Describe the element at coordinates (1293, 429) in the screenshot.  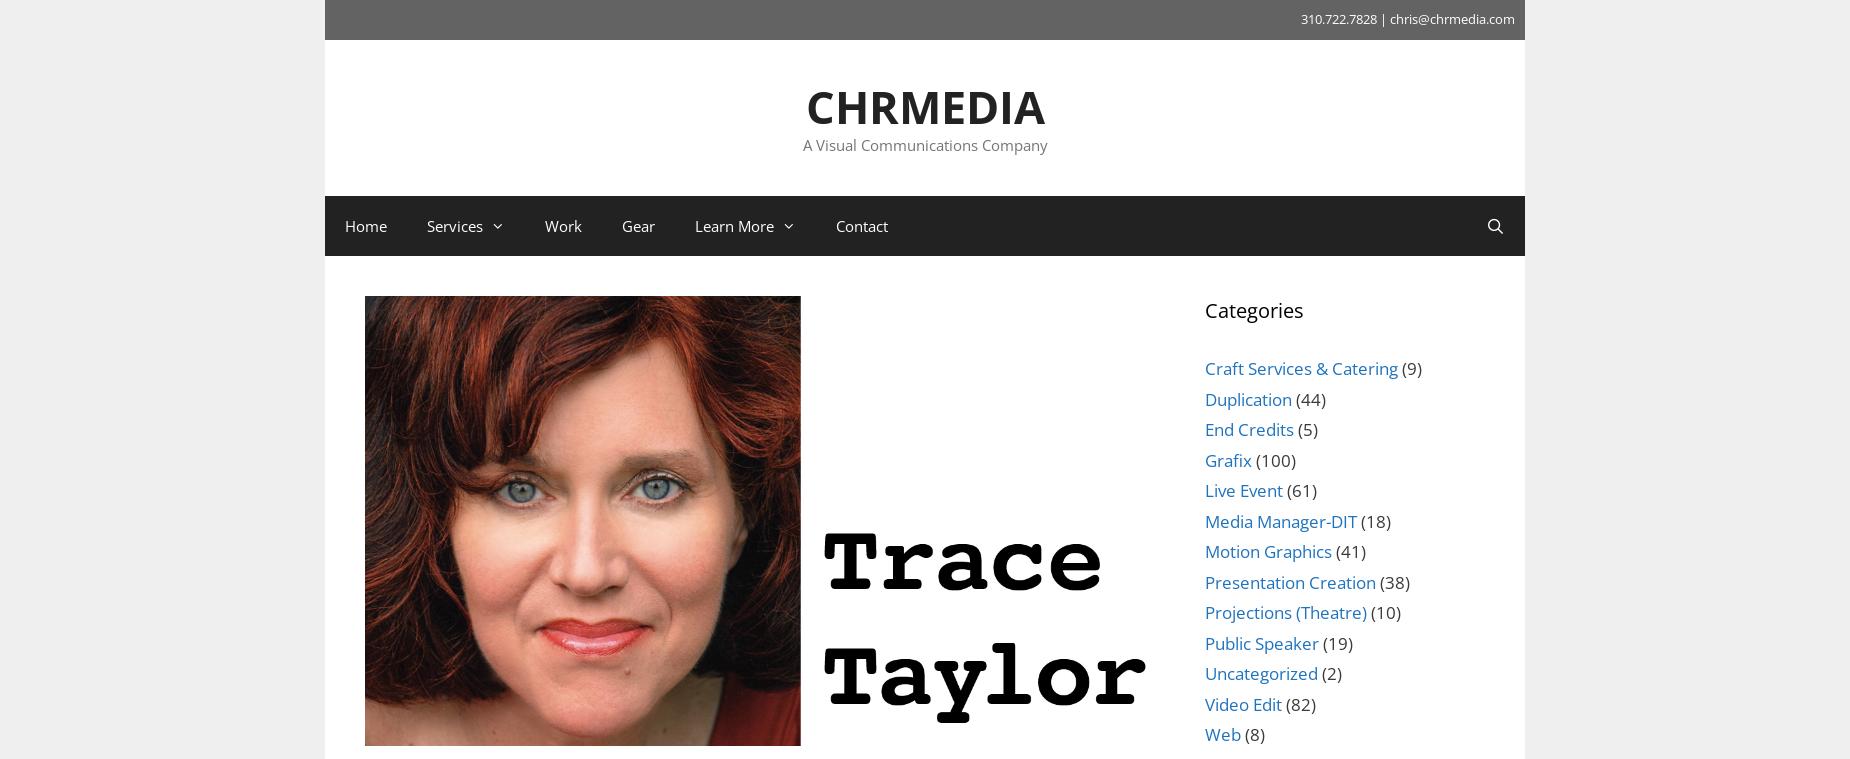
I see `'(5)'` at that location.